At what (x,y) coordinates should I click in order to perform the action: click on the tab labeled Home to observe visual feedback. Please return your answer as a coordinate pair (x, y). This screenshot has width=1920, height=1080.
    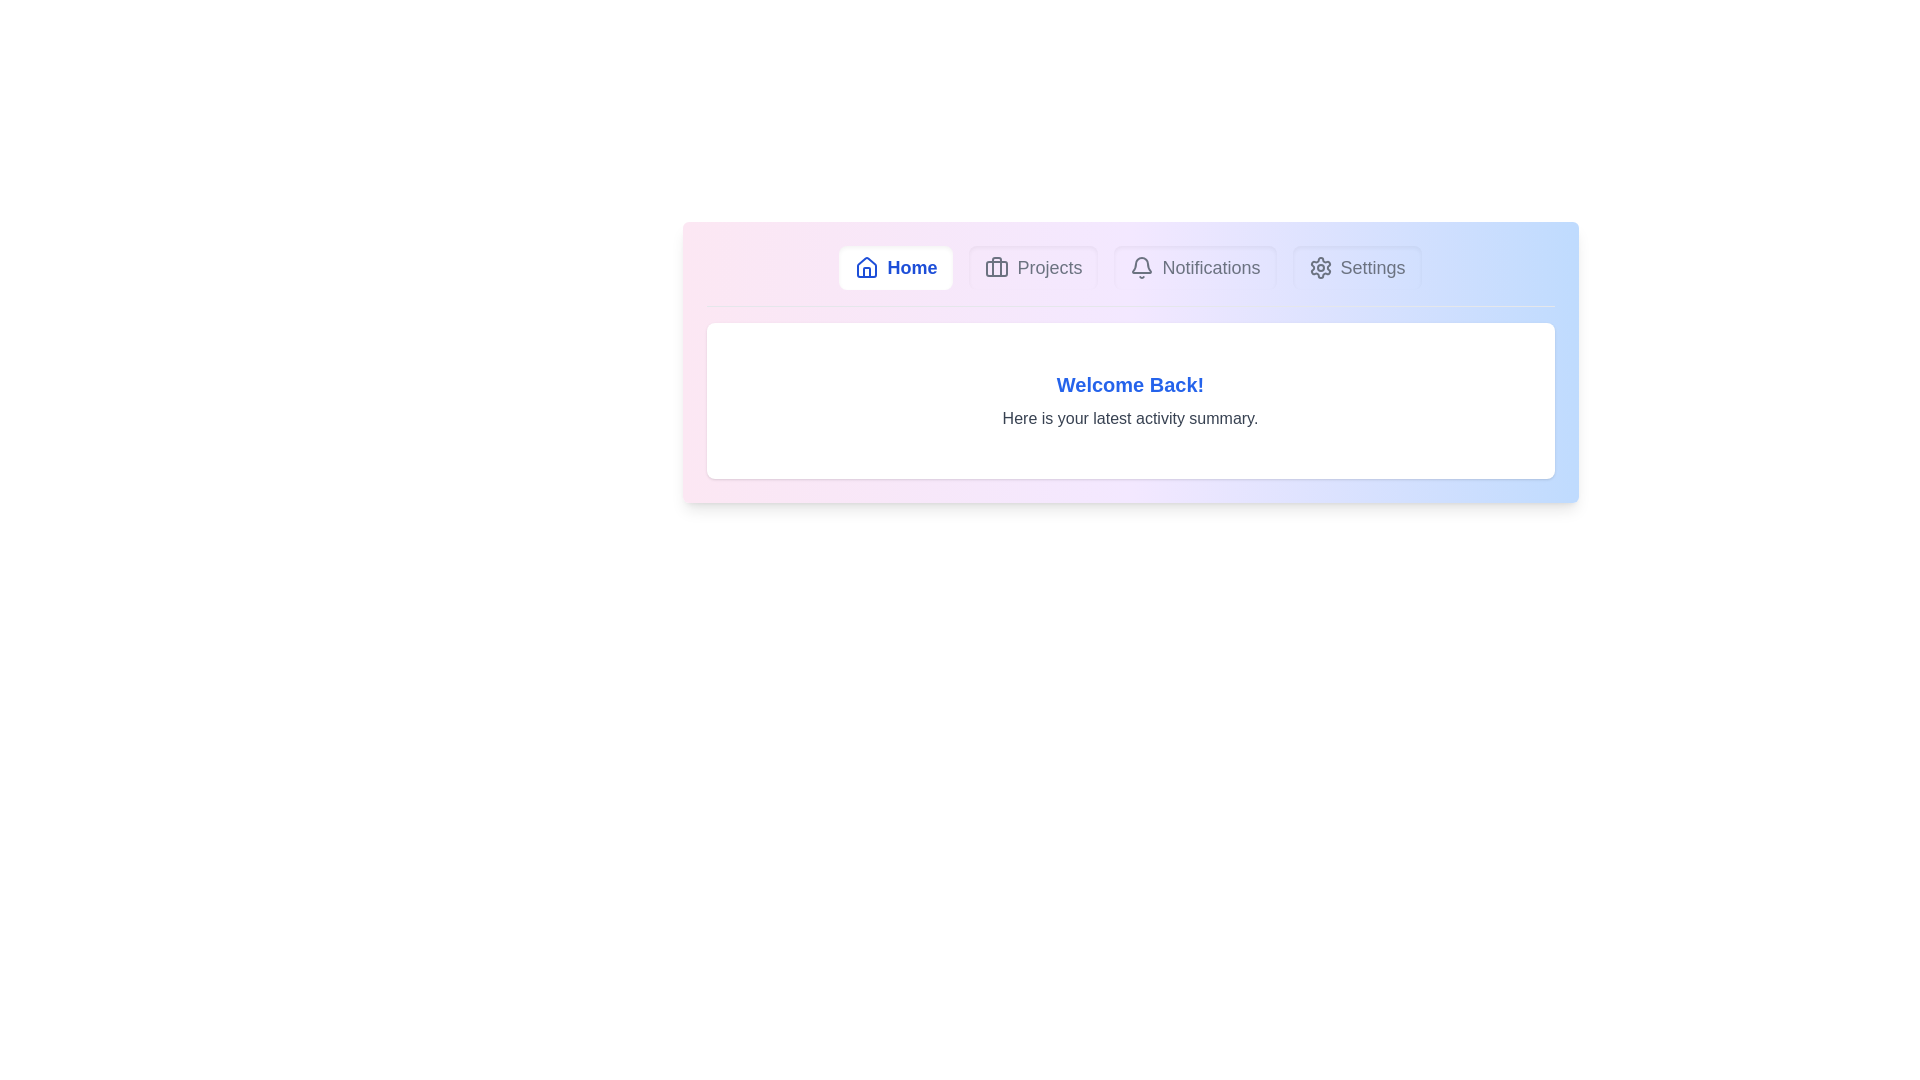
    Looking at the image, I should click on (895, 266).